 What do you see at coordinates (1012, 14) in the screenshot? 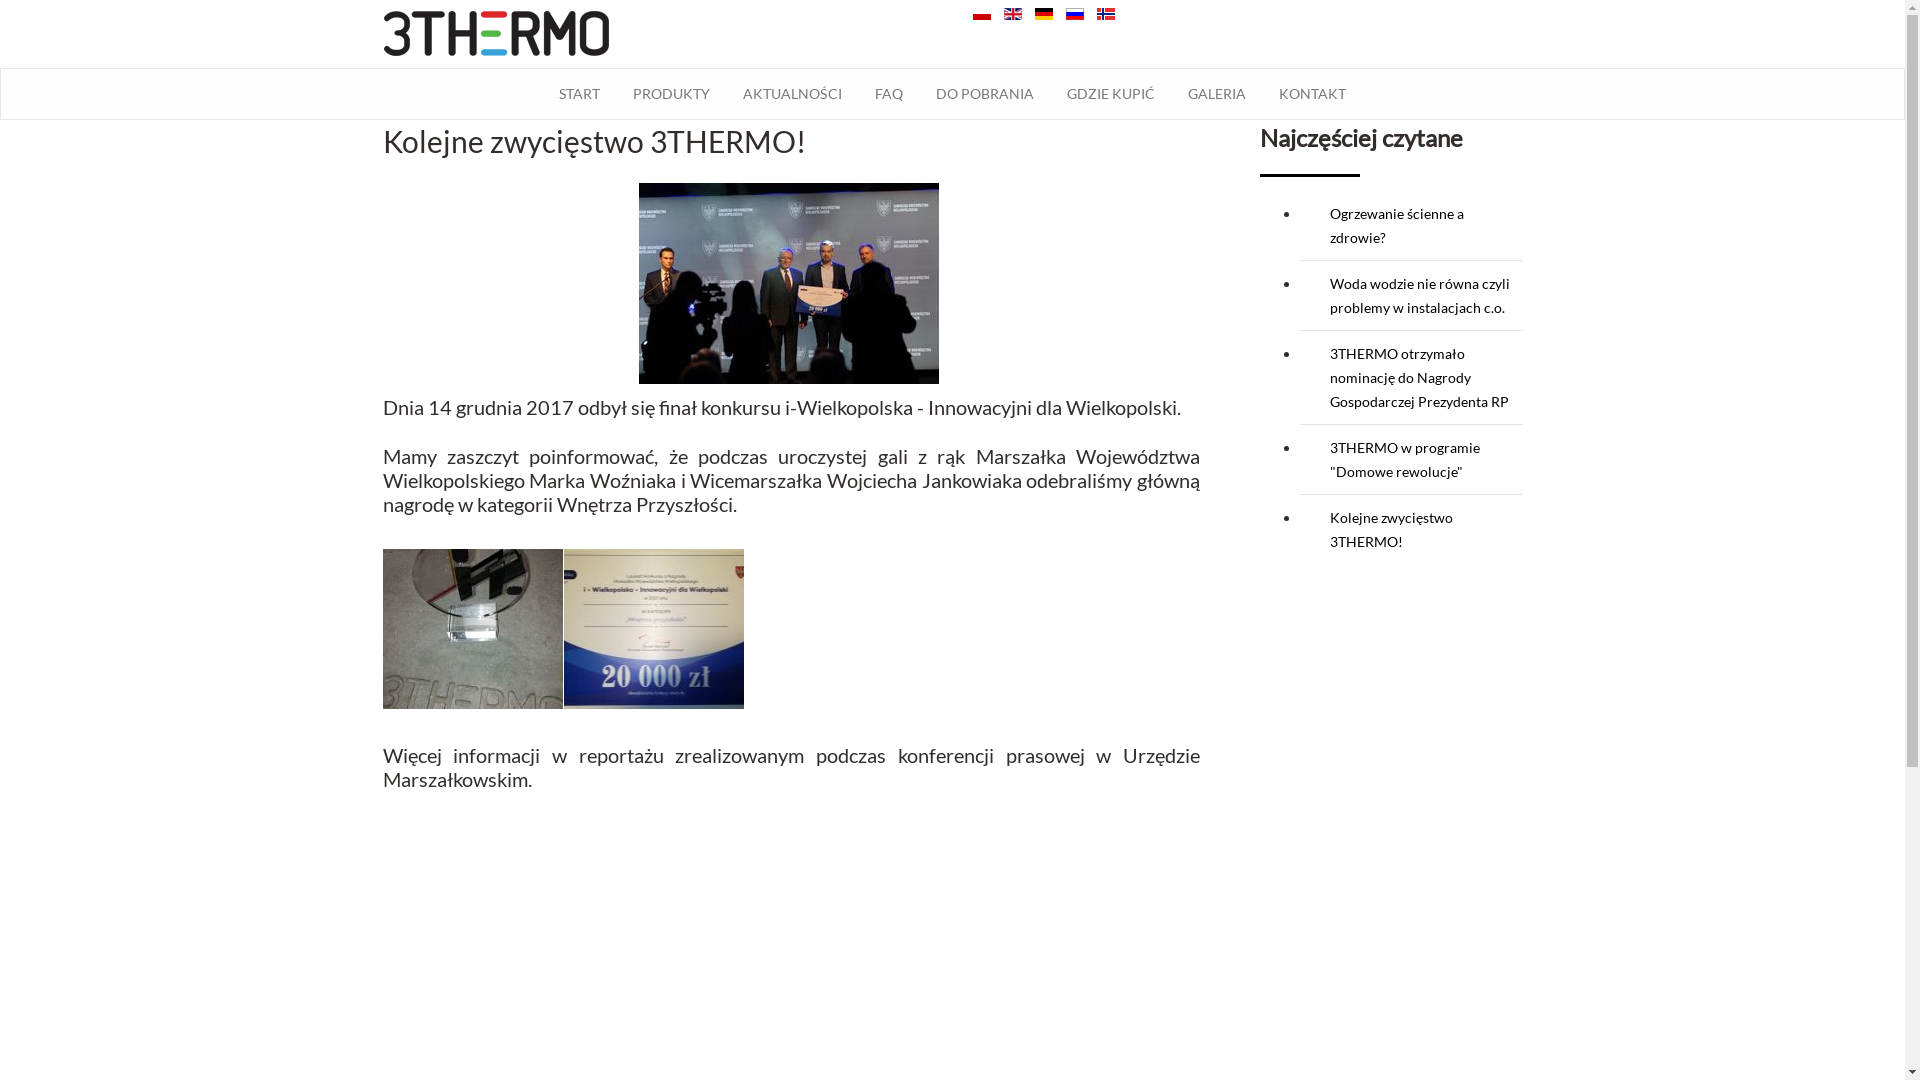
I see `'English (UK)'` at bounding box center [1012, 14].